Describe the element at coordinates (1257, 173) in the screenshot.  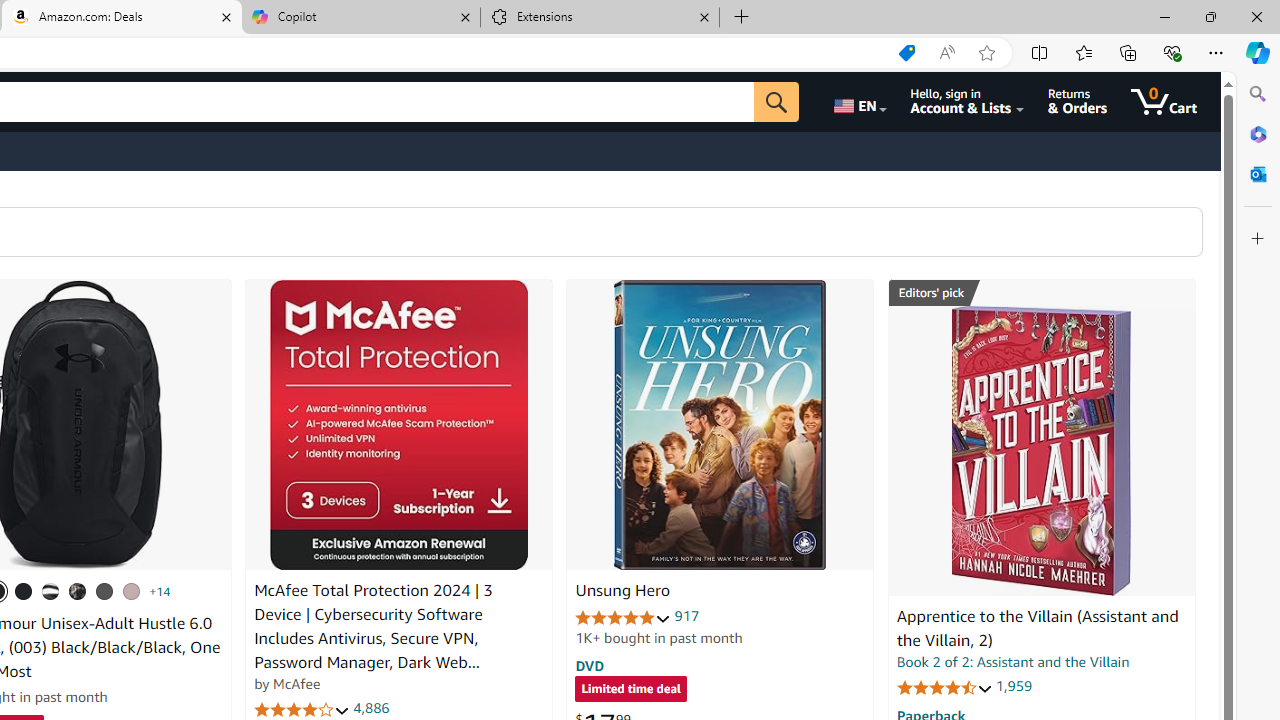
I see `'Close Outlook pane'` at that location.